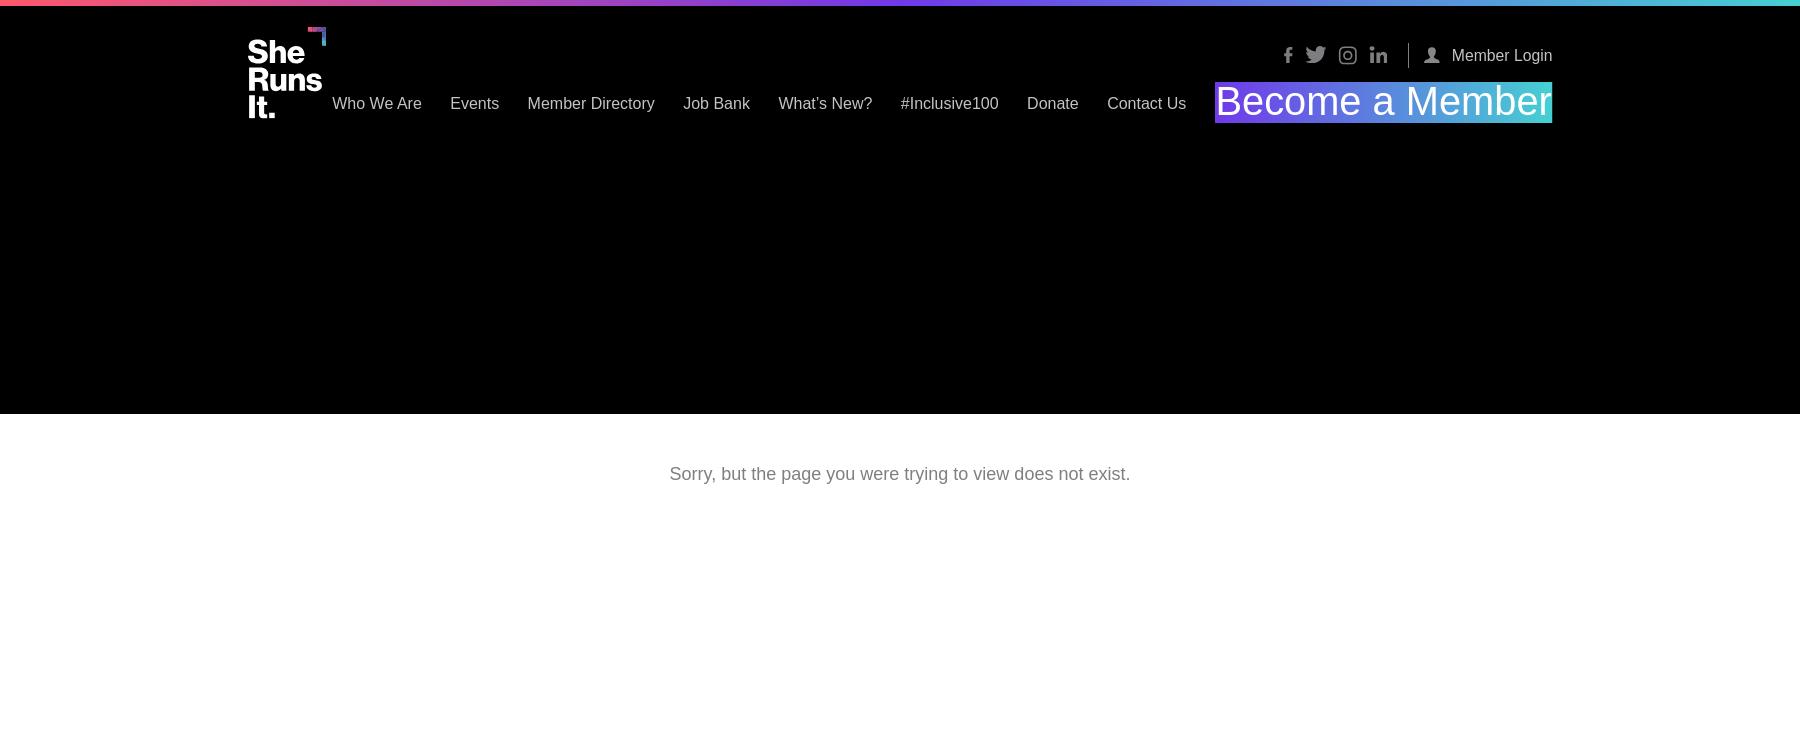  What do you see at coordinates (1105, 102) in the screenshot?
I see `'#Inclusive100'` at bounding box center [1105, 102].